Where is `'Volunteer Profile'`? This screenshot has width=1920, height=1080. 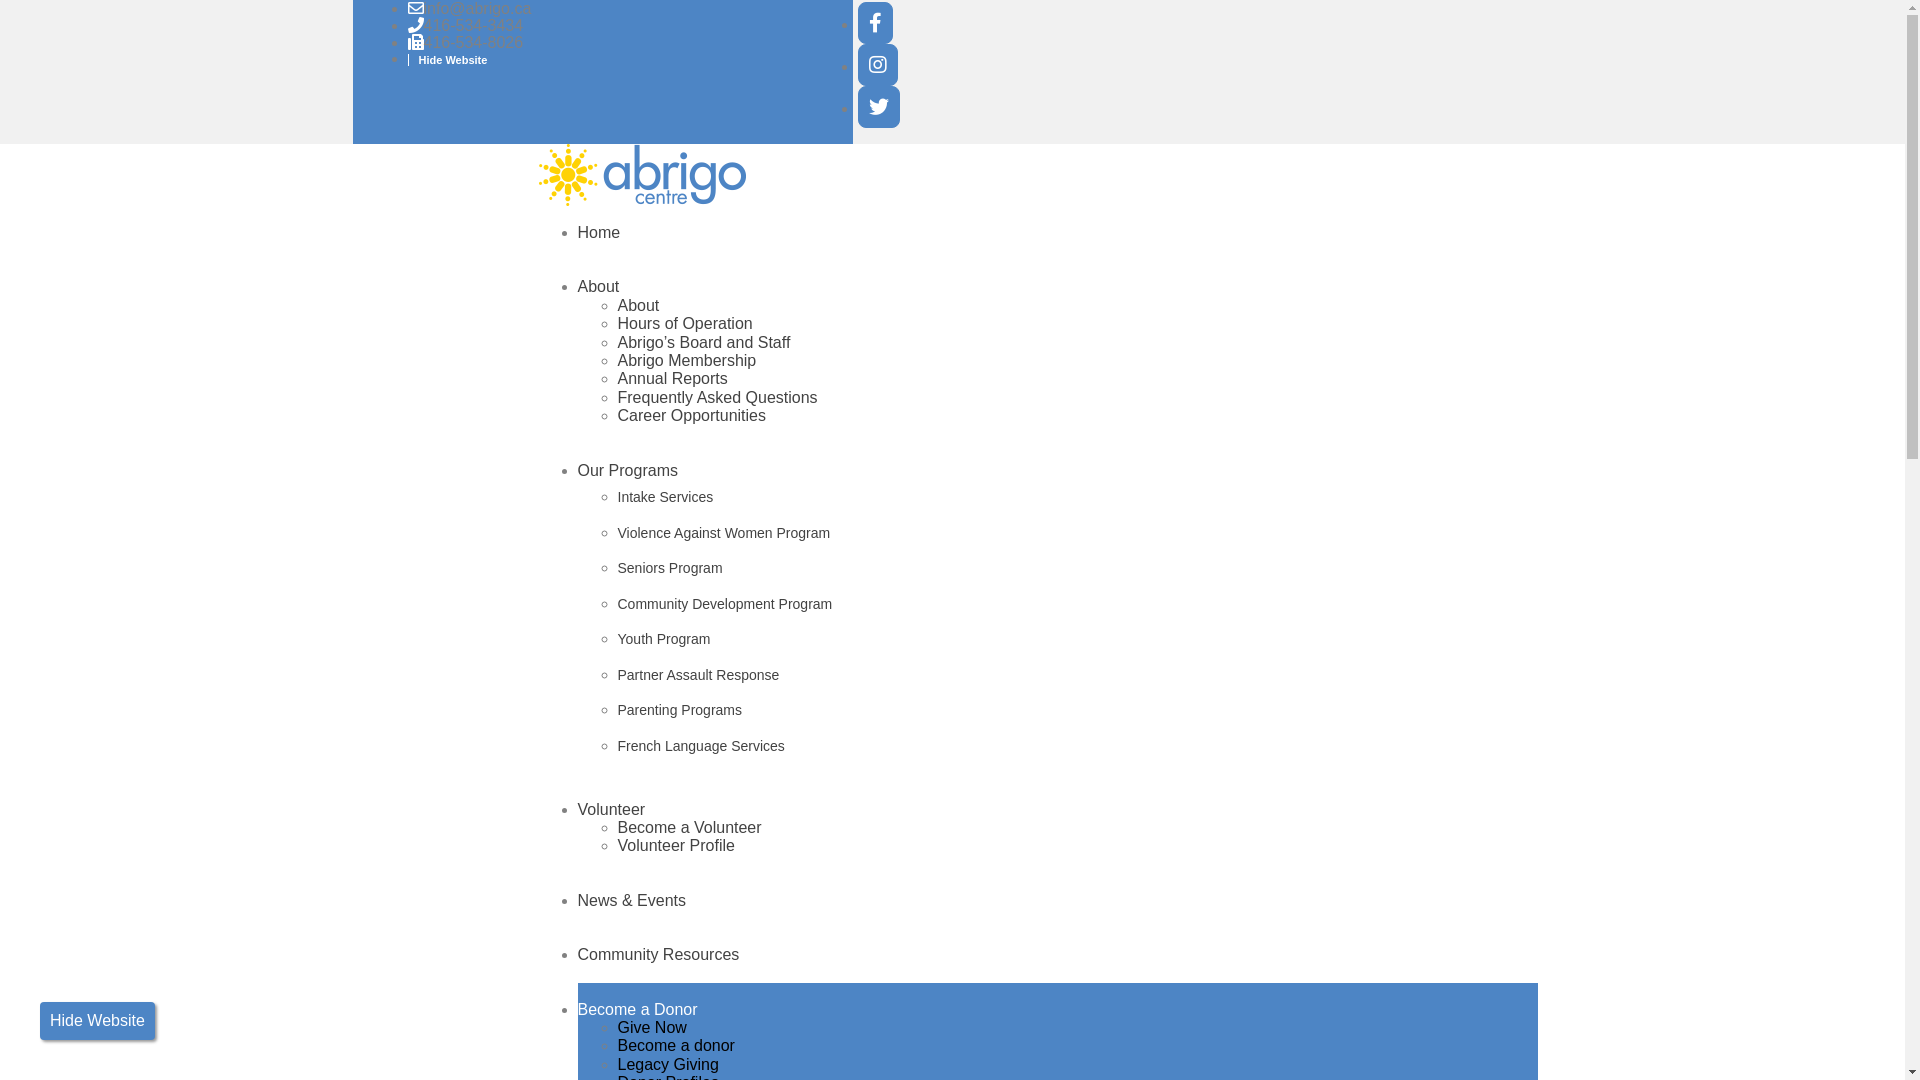 'Volunteer Profile' is located at coordinates (676, 845).